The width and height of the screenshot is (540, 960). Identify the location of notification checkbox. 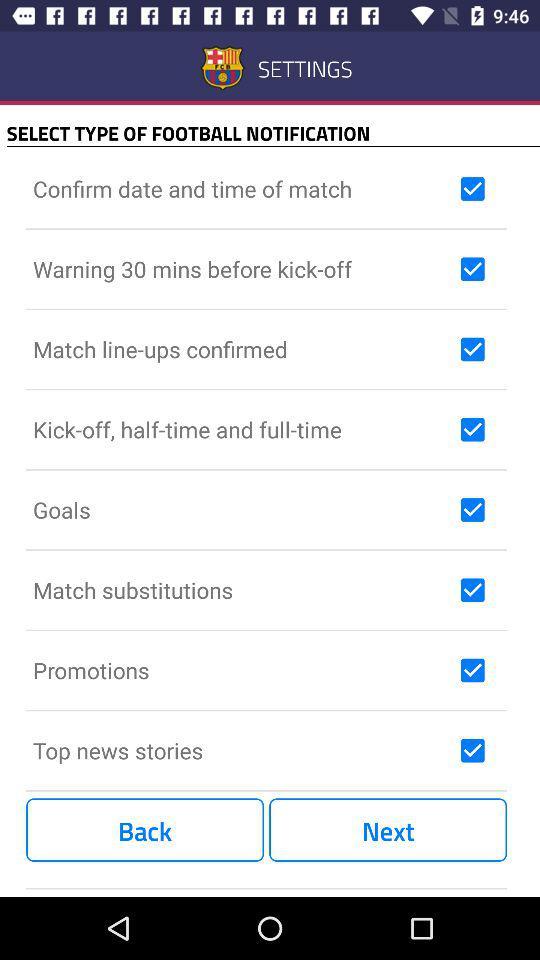
(472, 189).